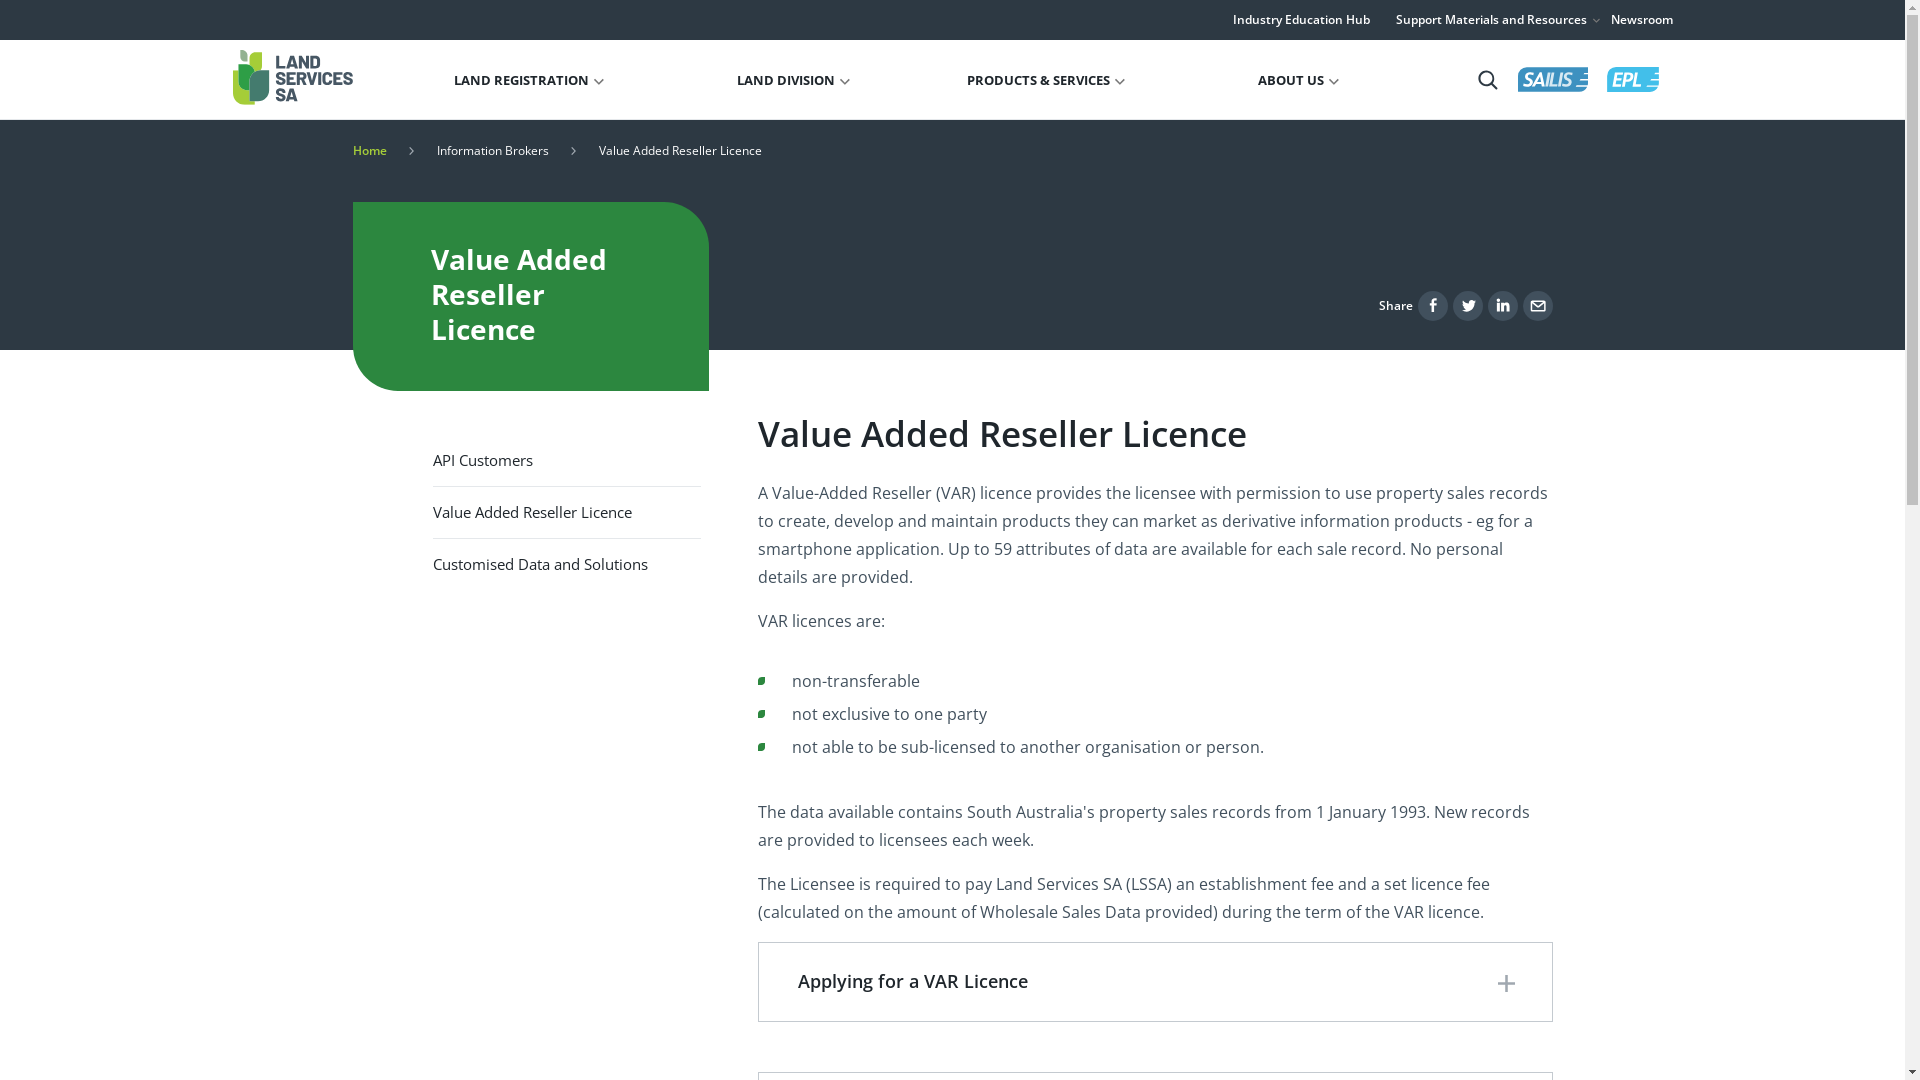 The image size is (1920, 1080). Describe the element at coordinates (1467, 305) in the screenshot. I see `'Twitter'` at that location.